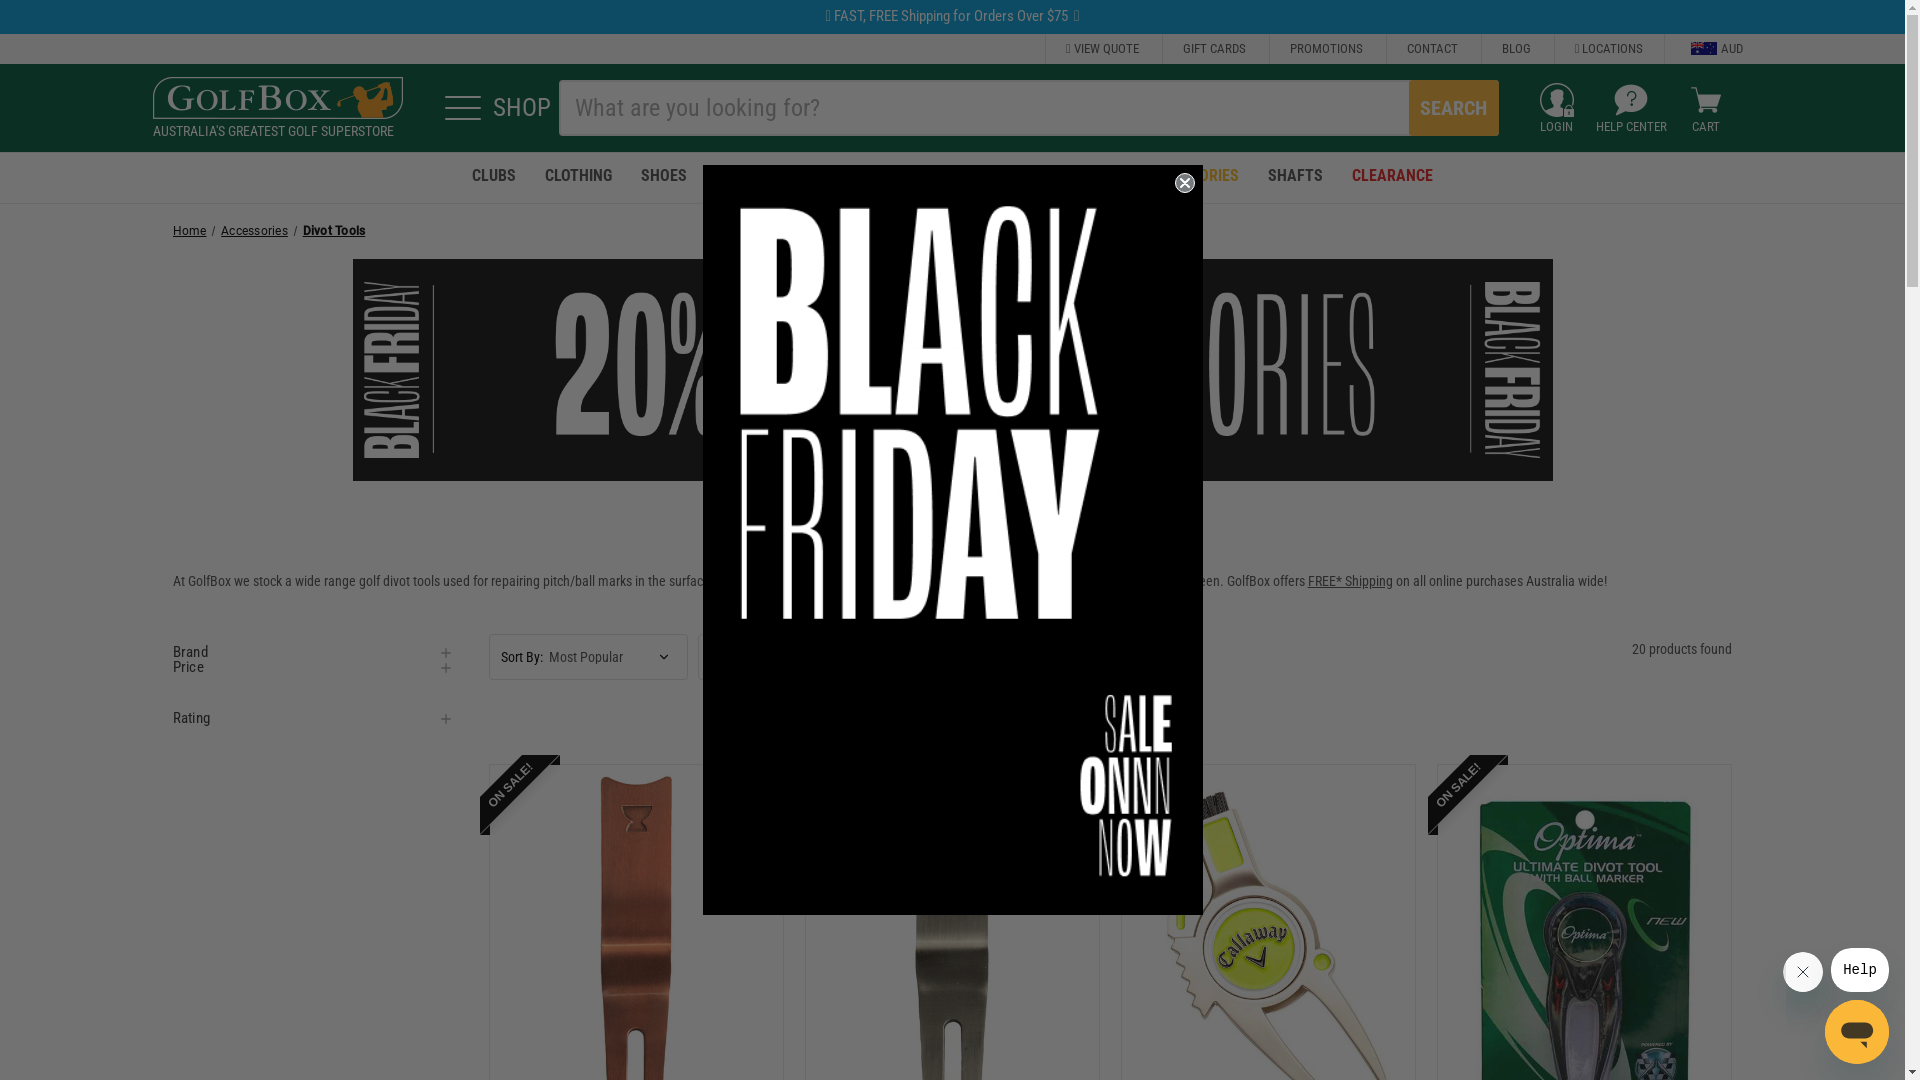  What do you see at coordinates (1704, 108) in the screenshot?
I see `'CART'` at bounding box center [1704, 108].